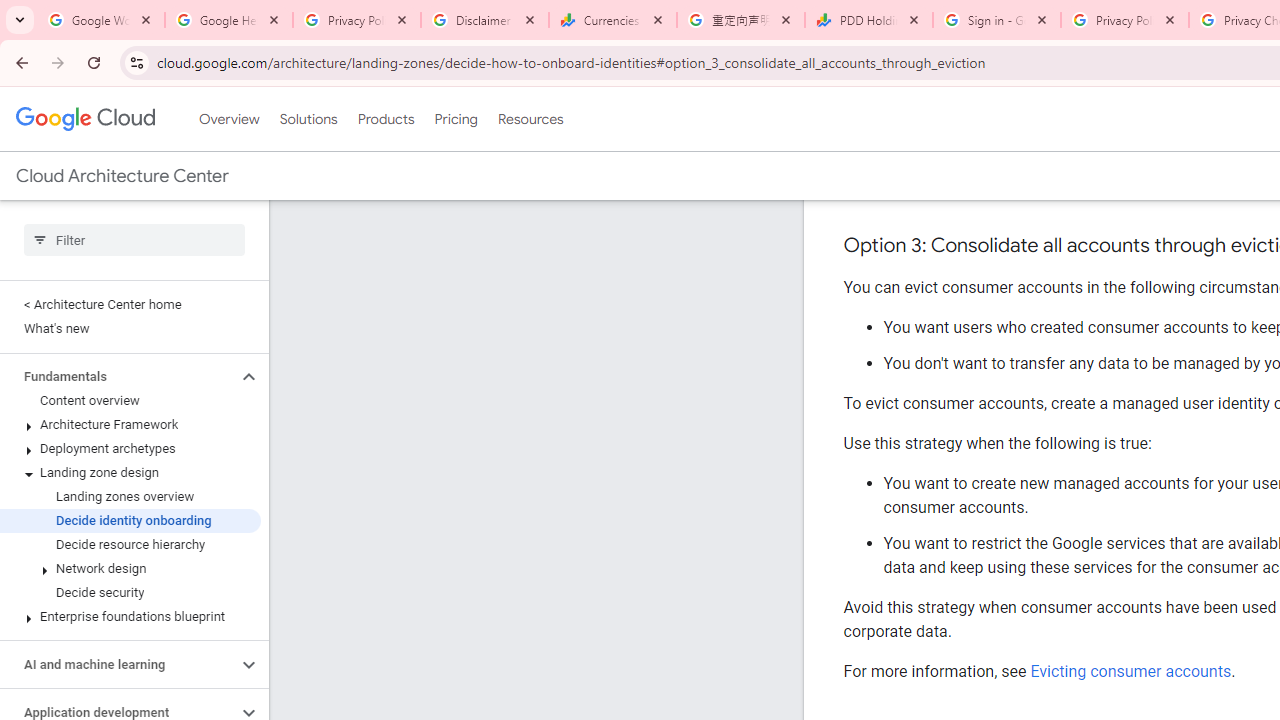  I want to click on 'PDD Holdings Inc - ADR (PDD) Price & News - Google Finance', so click(869, 20).